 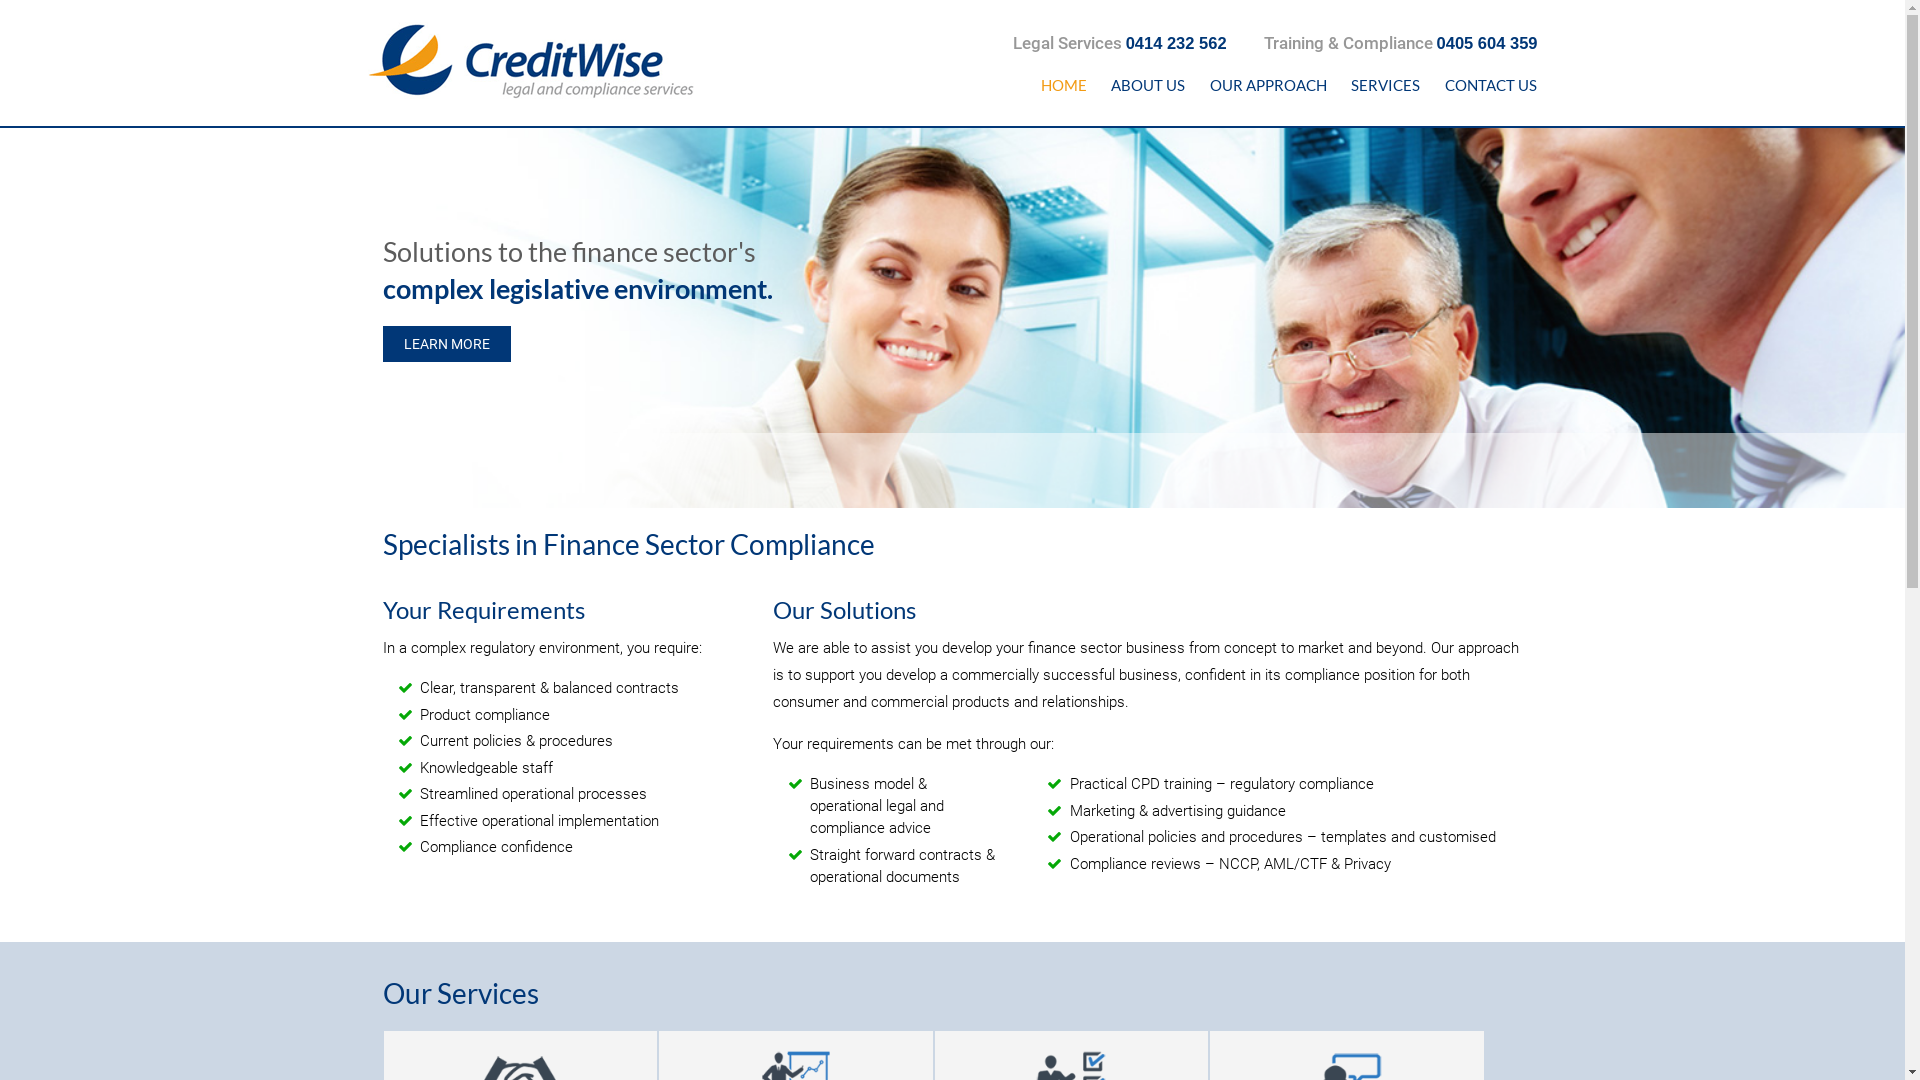 What do you see at coordinates (1385, 84) in the screenshot?
I see `'SERVICES'` at bounding box center [1385, 84].